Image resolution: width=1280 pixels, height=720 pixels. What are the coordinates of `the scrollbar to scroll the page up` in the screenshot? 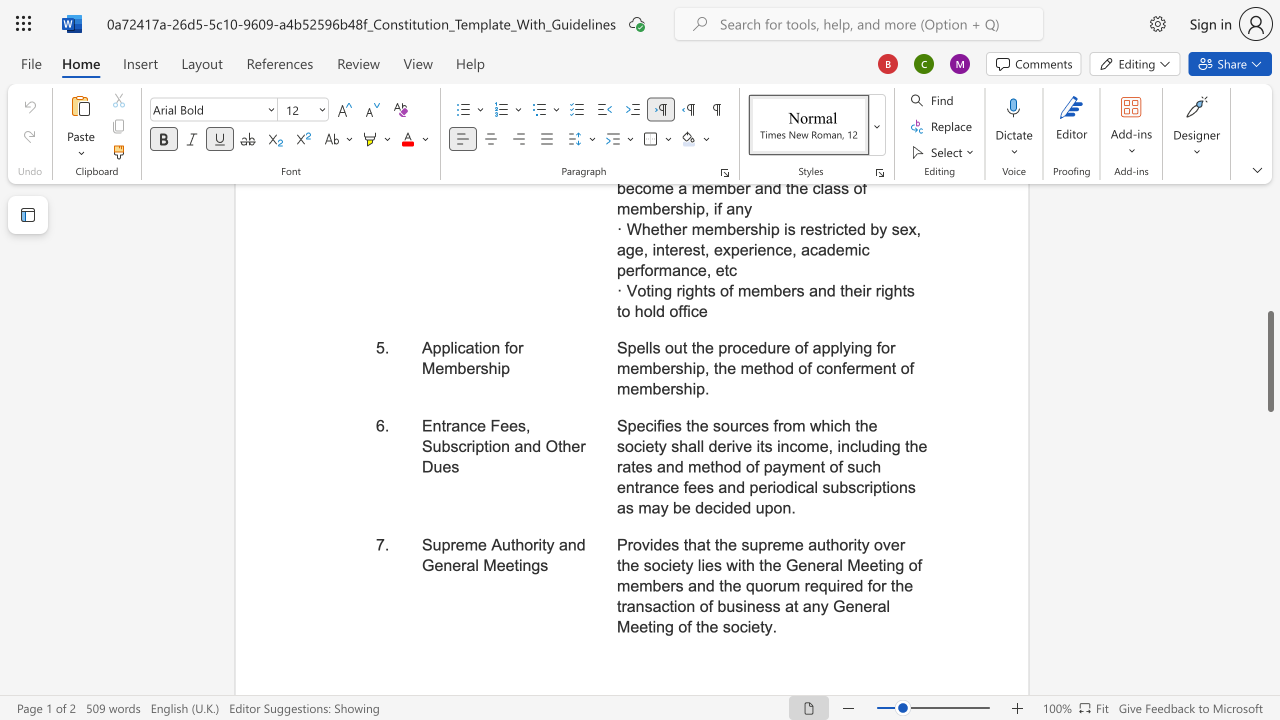 It's located at (1269, 290).